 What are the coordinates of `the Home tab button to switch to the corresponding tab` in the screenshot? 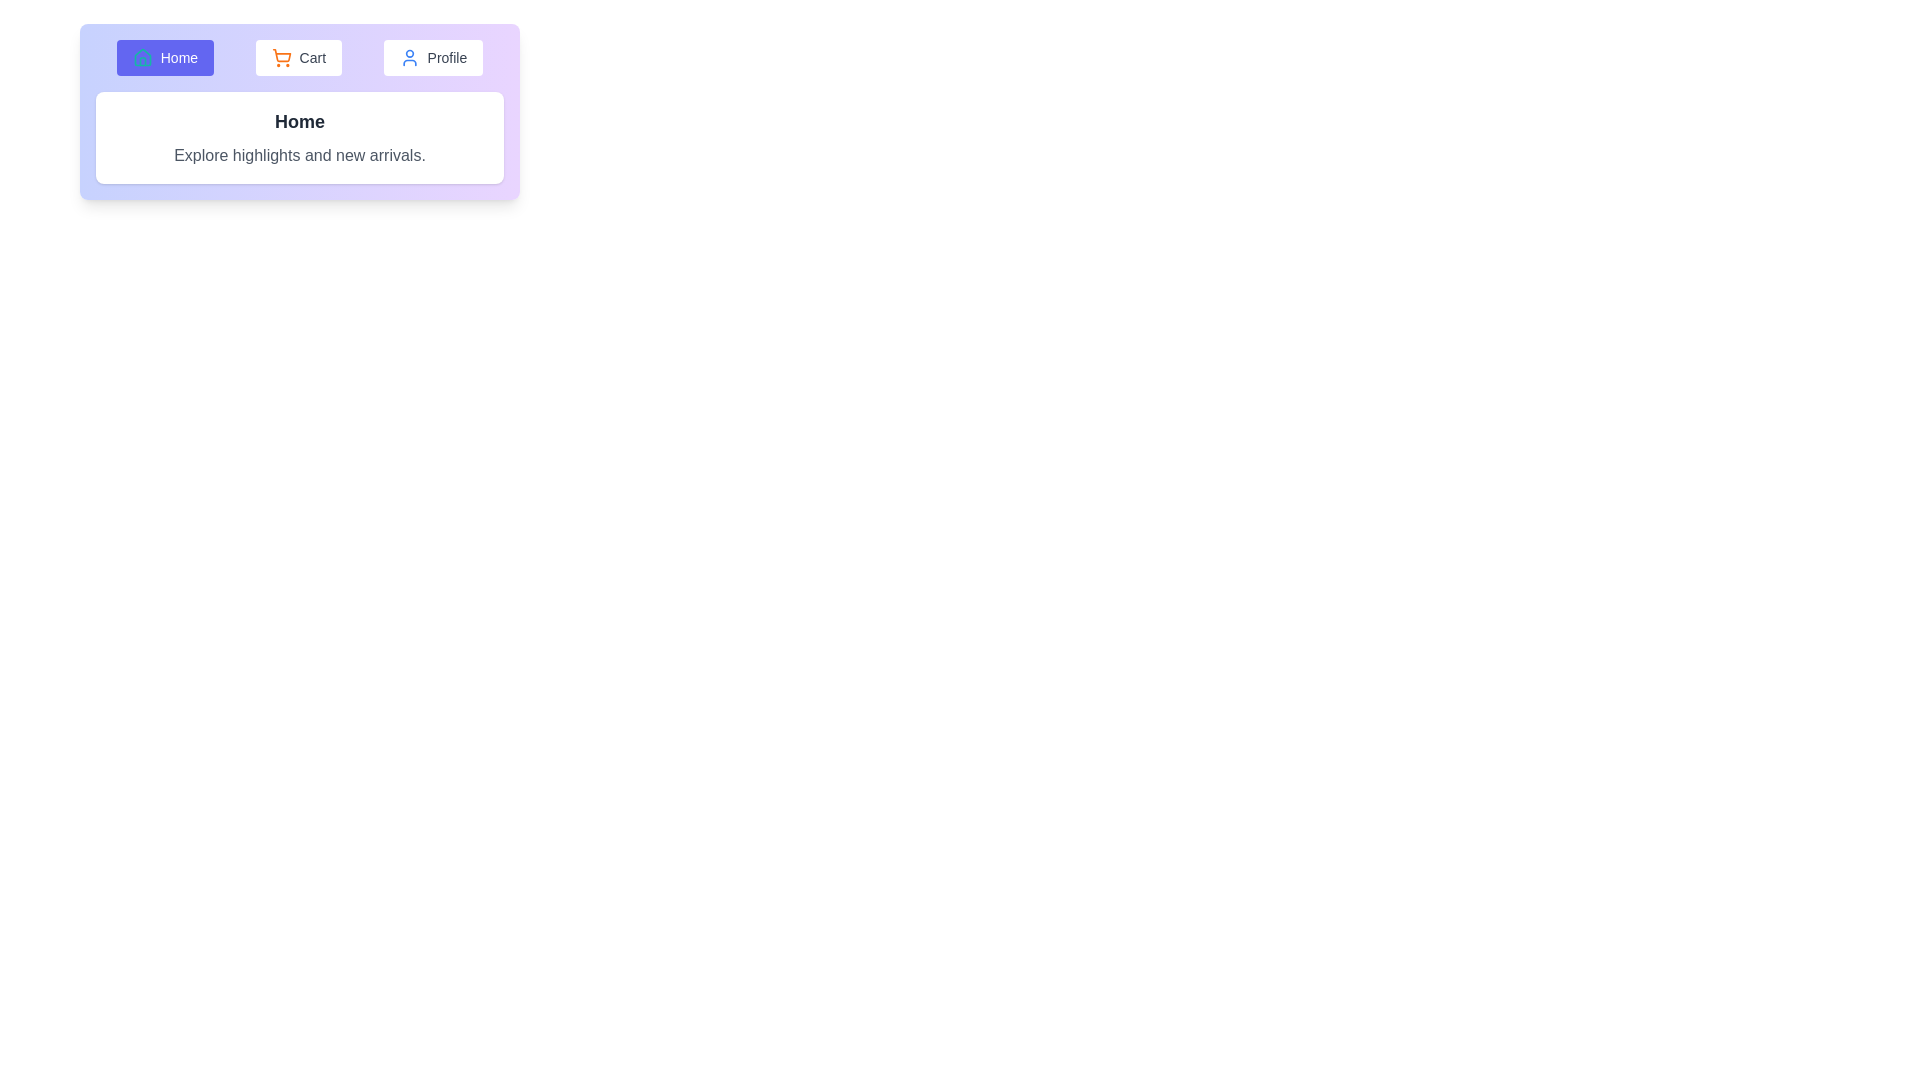 It's located at (164, 56).